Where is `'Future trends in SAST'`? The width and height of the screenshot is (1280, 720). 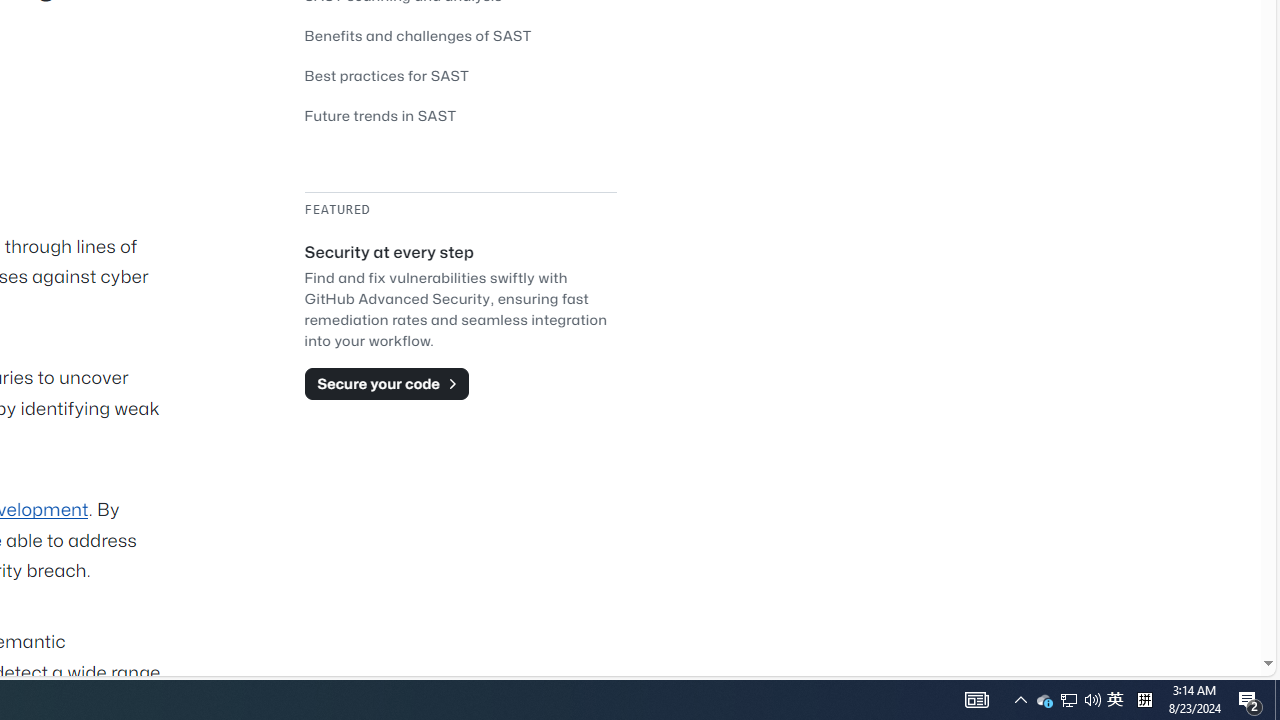
'Future trends in SAST' is located at coordinates (459, 115).